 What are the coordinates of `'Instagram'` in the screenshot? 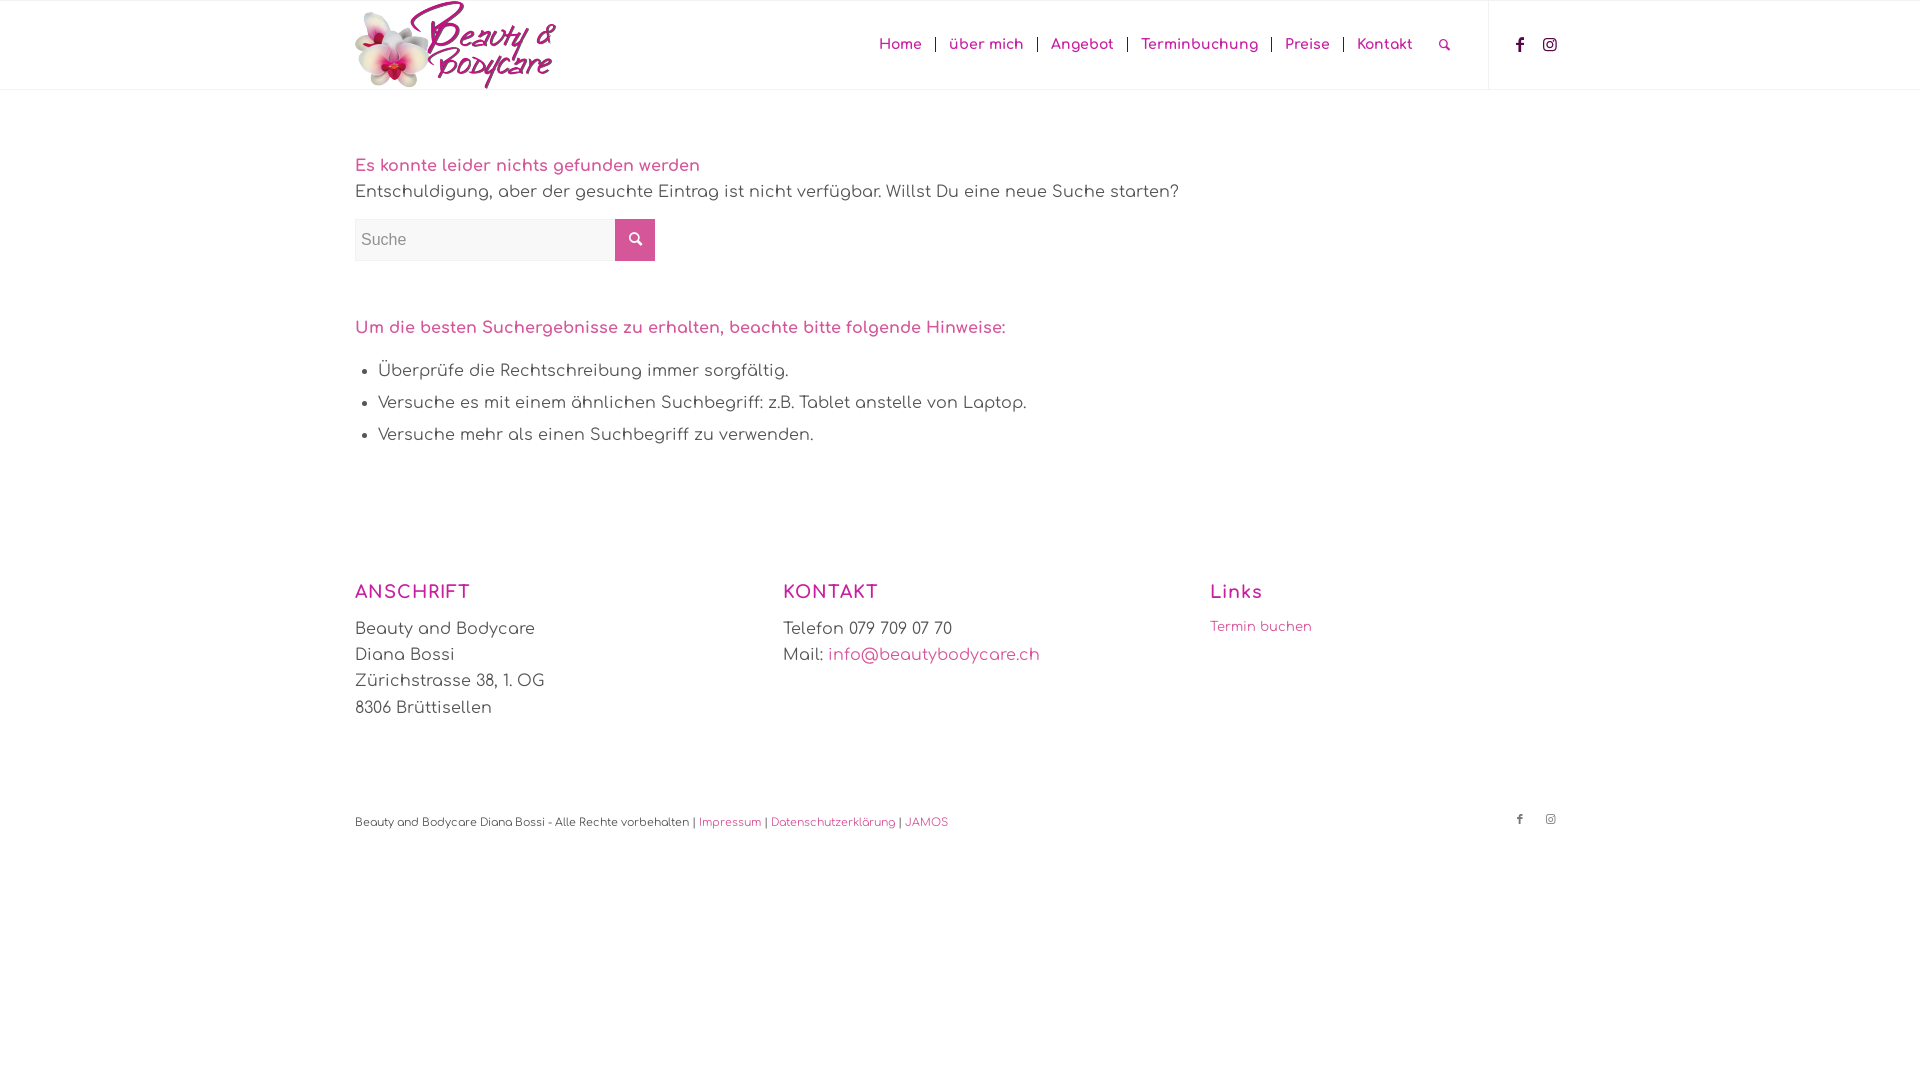 It's located at (1534, 820).